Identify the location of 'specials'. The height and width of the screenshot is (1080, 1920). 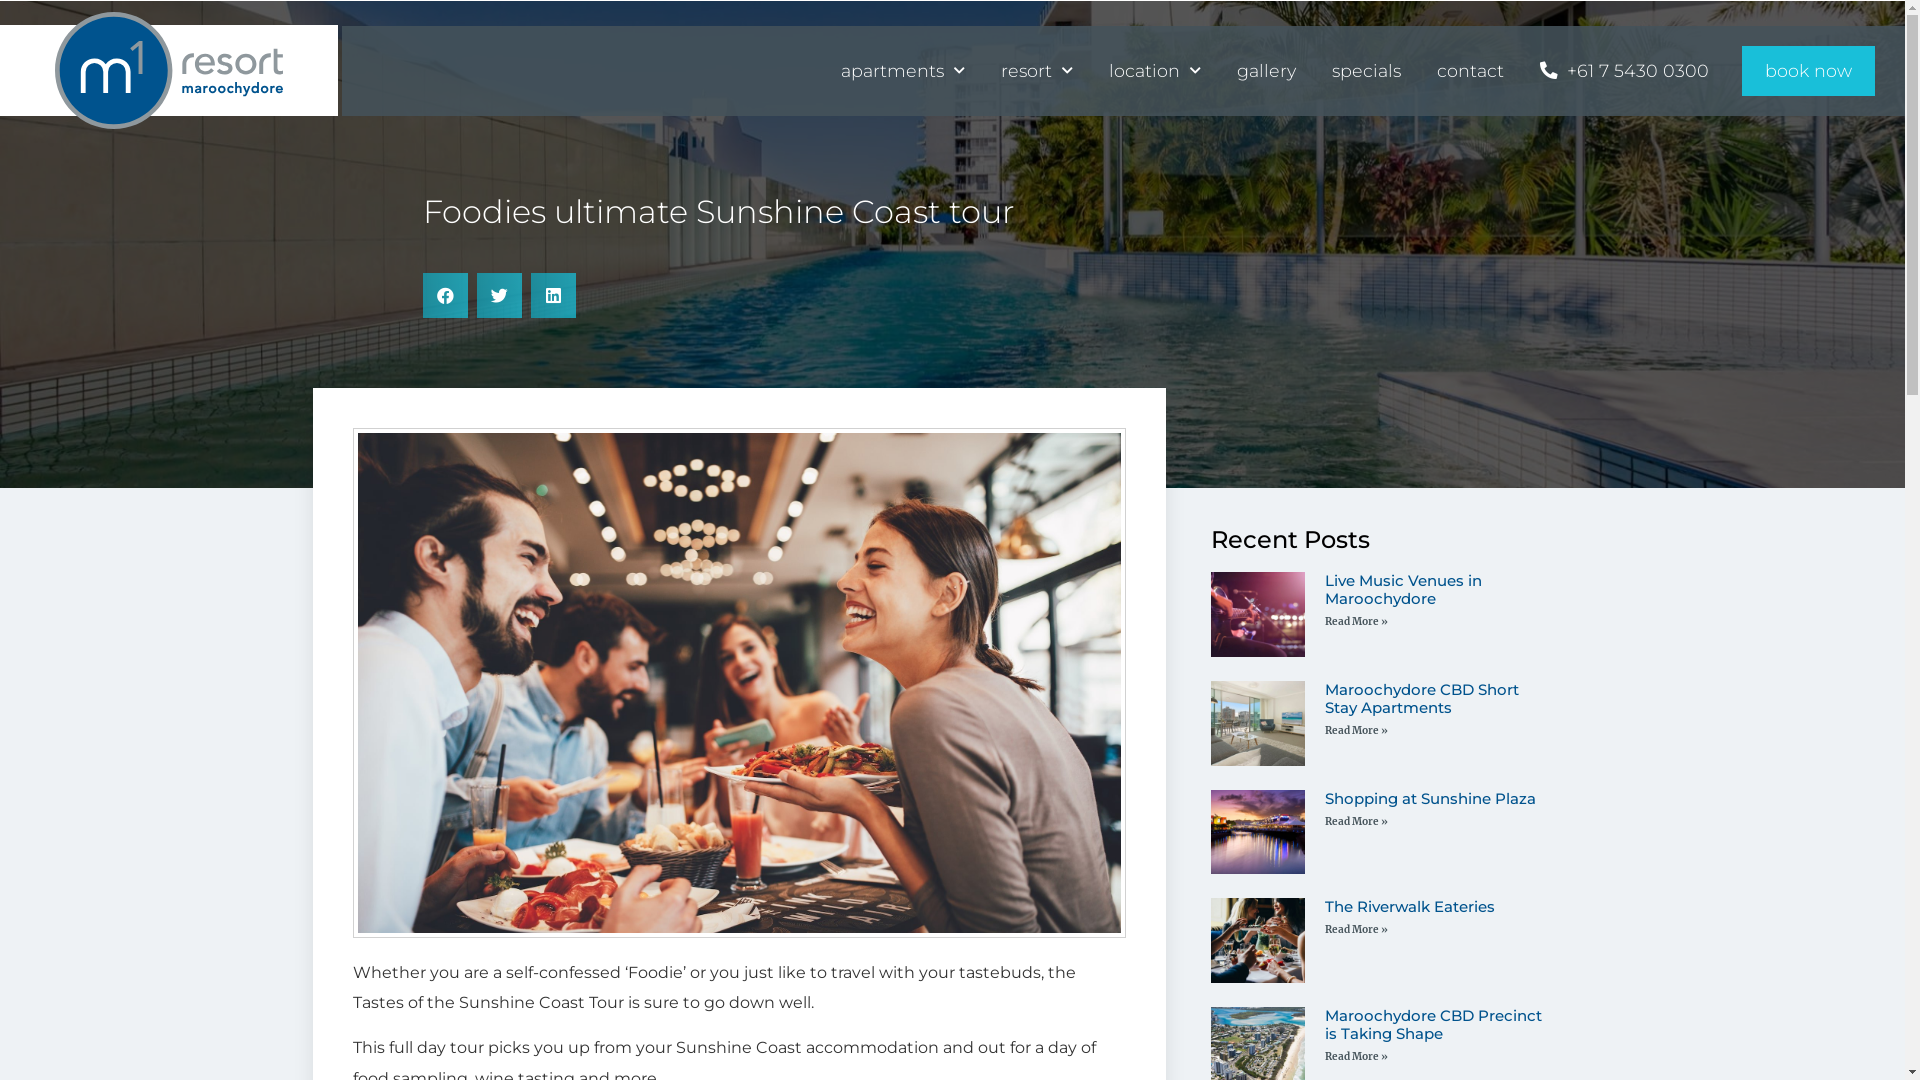
(1365, 69).